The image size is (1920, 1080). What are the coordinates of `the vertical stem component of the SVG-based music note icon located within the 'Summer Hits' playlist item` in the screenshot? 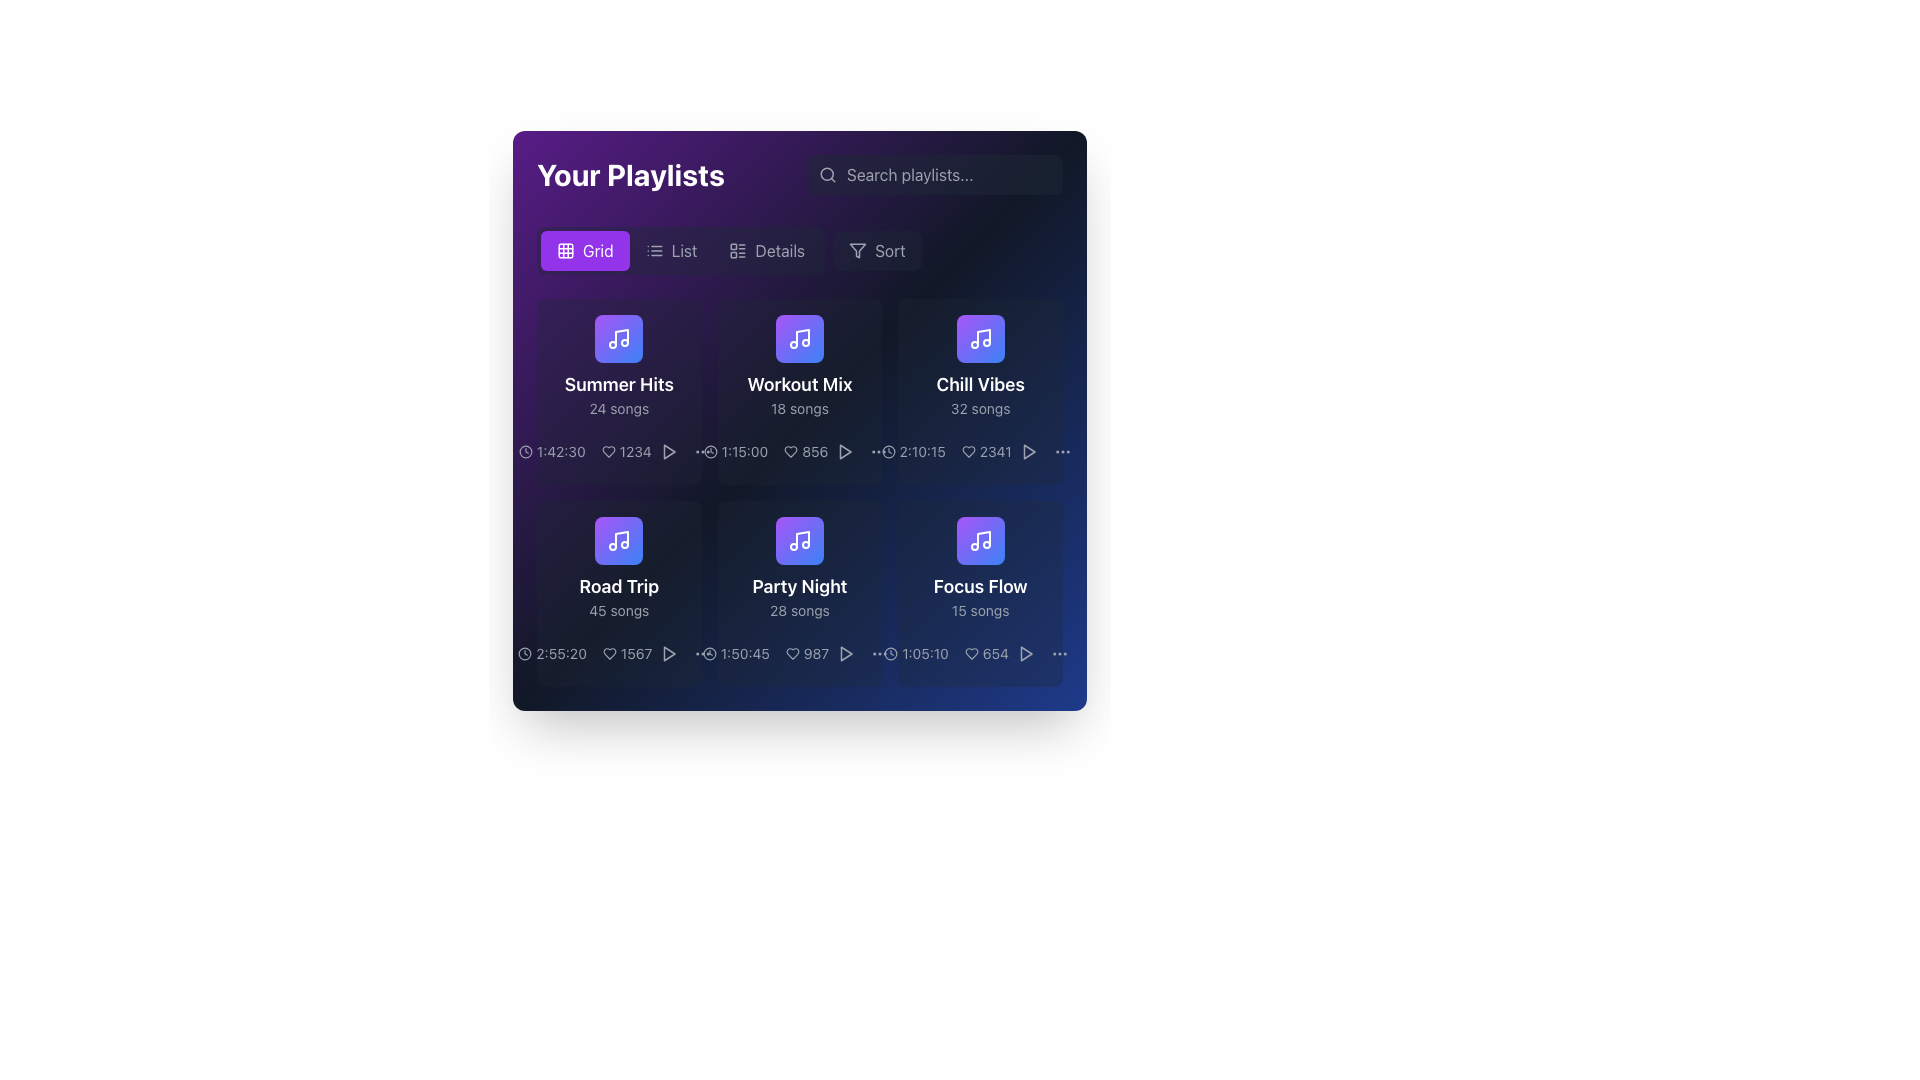 It's located at (621, 336).